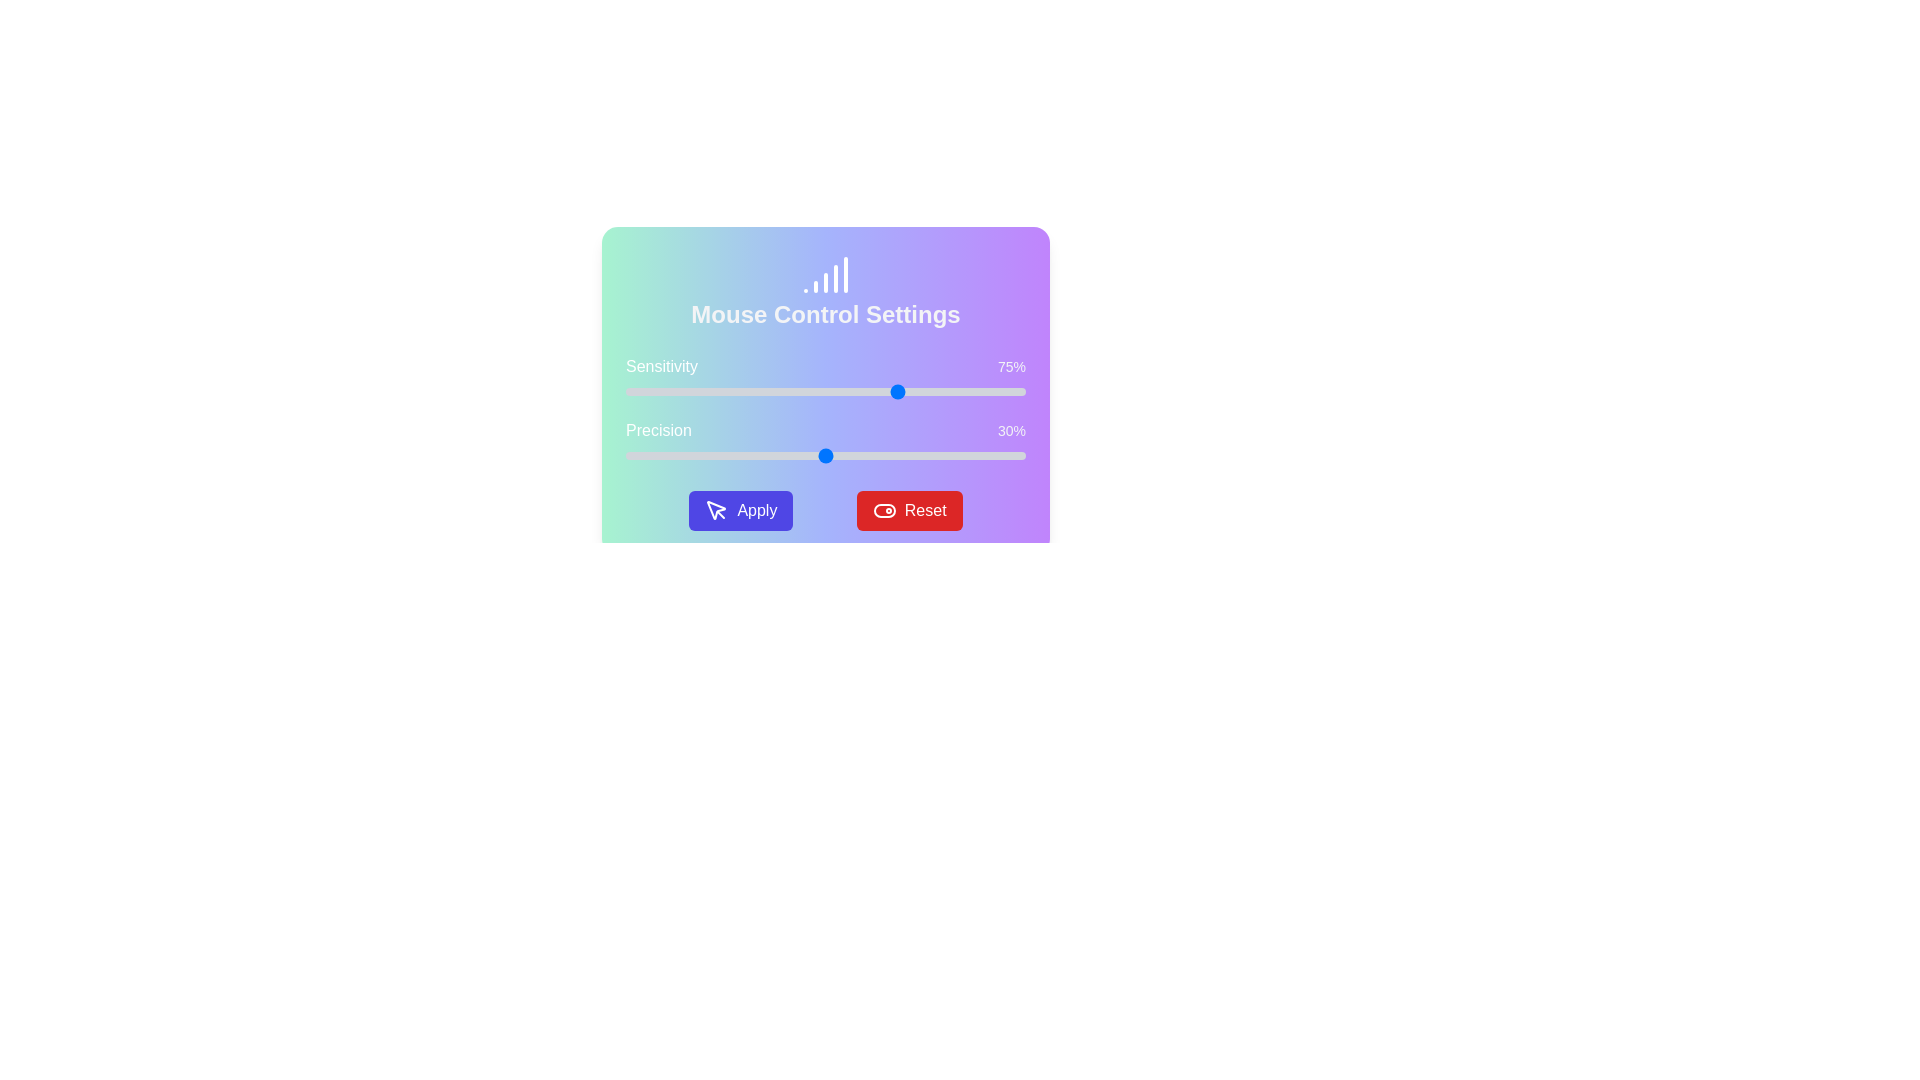 The image size is (1920, 1080). Describe the element at coordinates (1012, 366) in the screenshot. I see `the static text label displaying '75%' that is positioned to the right of the 'Sensitivity' label and aligns with the sensitivity slider` at that location.